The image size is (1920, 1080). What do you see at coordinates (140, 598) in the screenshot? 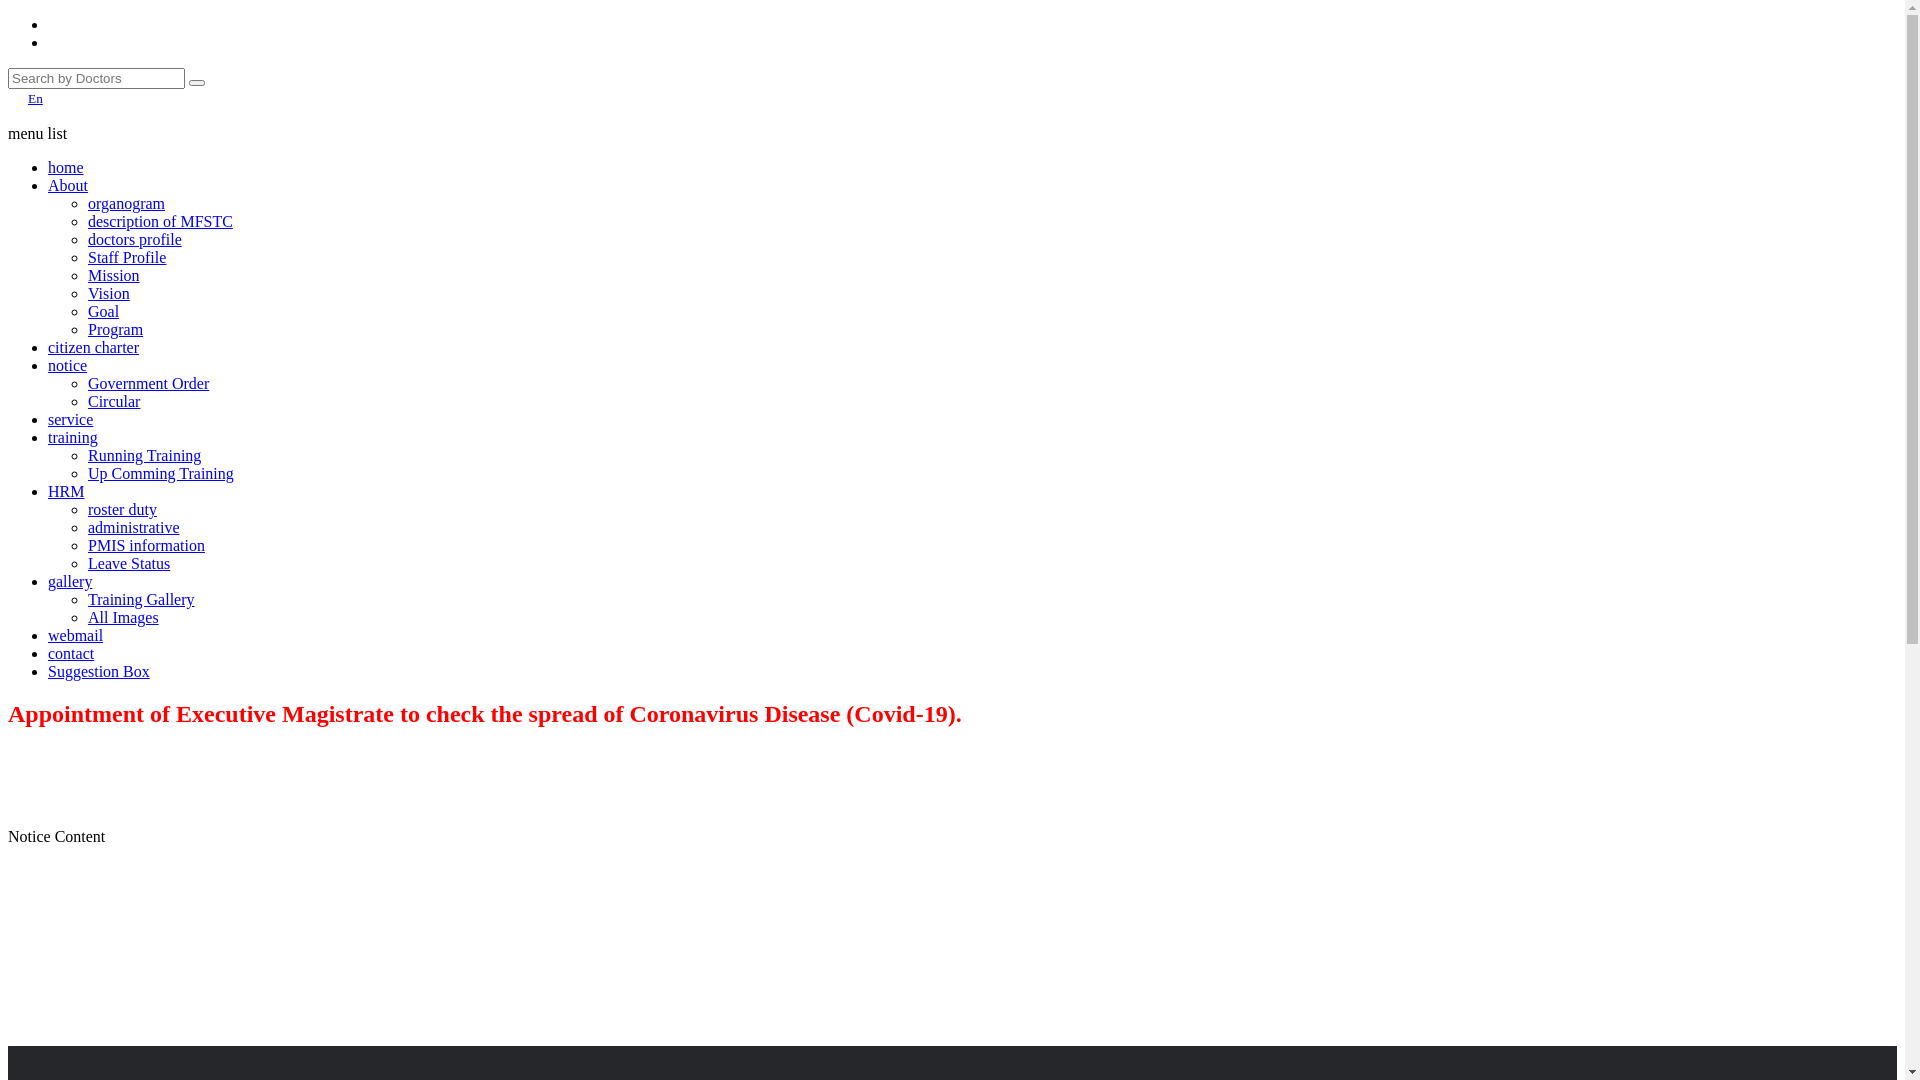
I see `'Training Gallery'` at bounding box center [140, 598].